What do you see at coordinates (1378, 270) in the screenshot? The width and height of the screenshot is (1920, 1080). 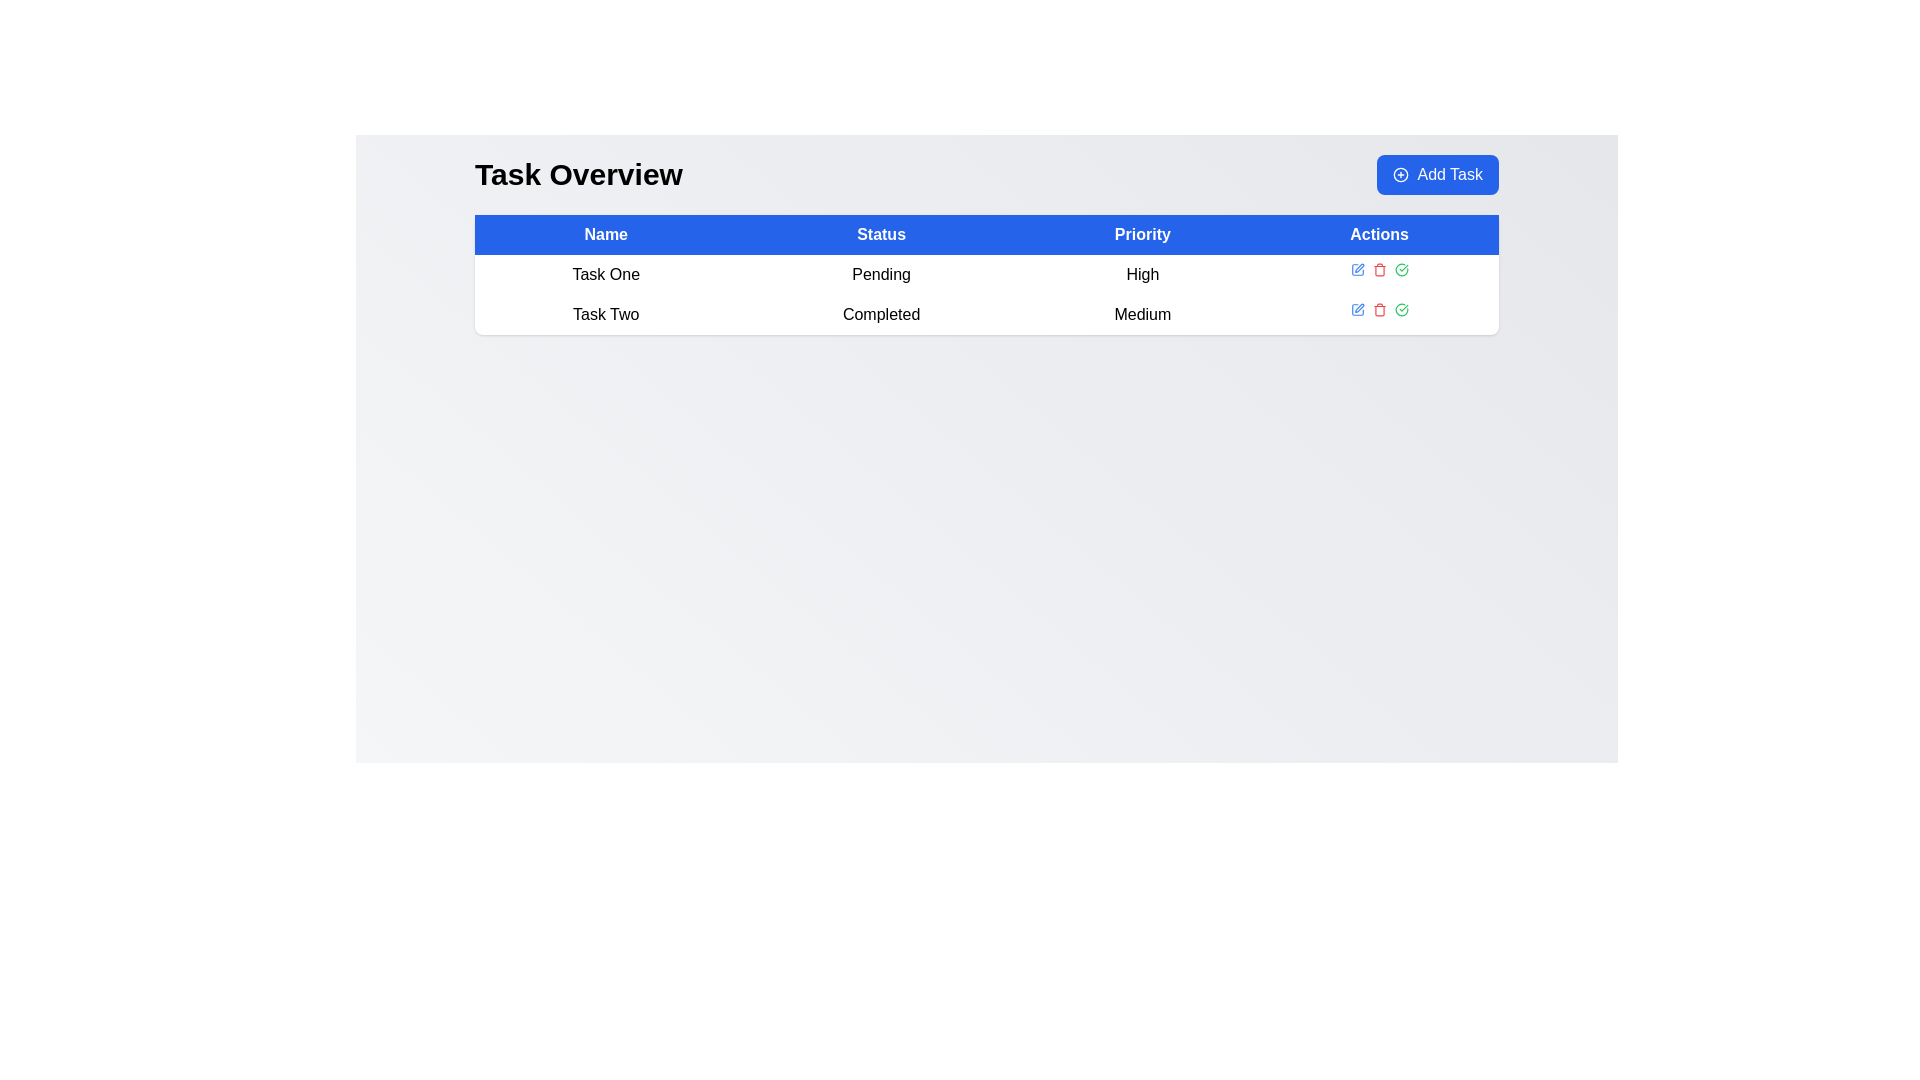 I see `the red trash can icon in the 'Actions' column of the first row` at bounding box center [1378, 270].